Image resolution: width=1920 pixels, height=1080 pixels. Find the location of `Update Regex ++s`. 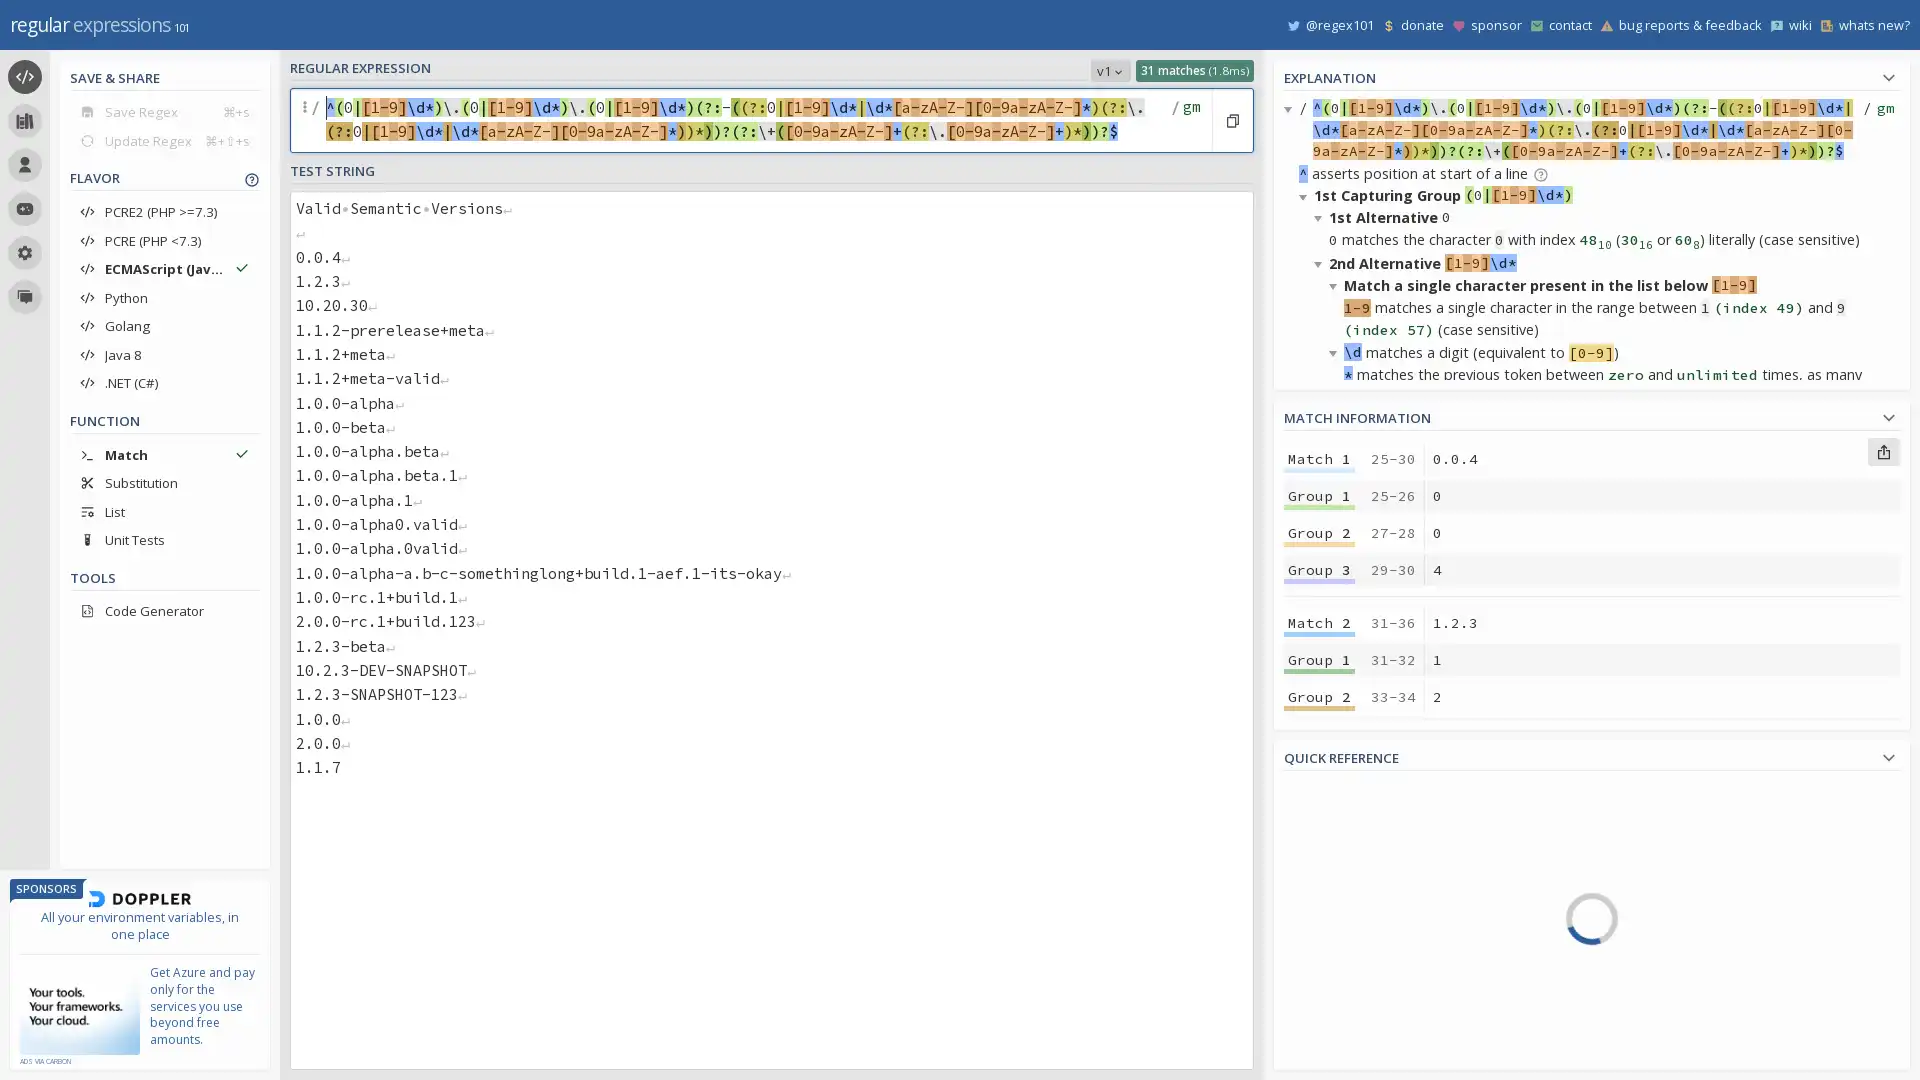

Update Regex ++s is located at coordinates (164, 139).